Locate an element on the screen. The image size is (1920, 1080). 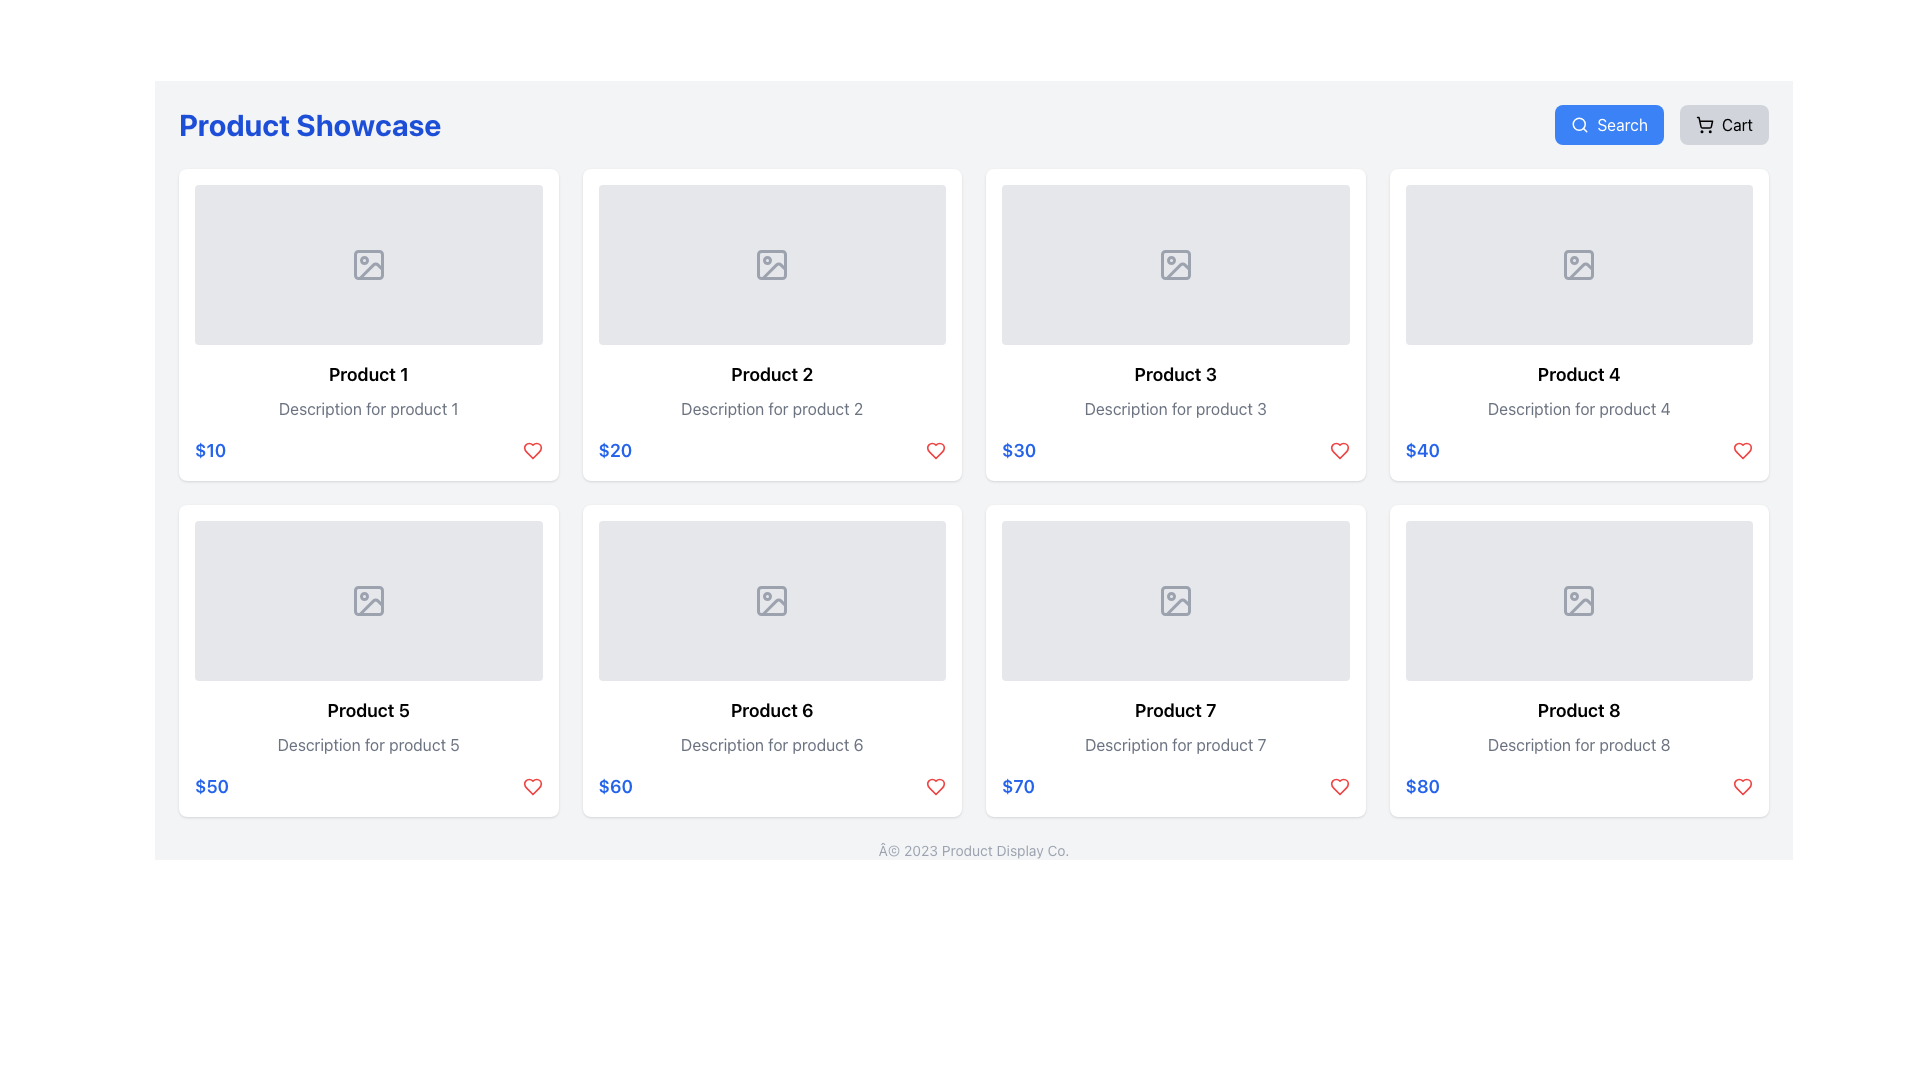
the heart-shaped icon button representing a favorite action located at the bottom-right corner of the card for 'Product 7' is located at coordinates (935, 785).